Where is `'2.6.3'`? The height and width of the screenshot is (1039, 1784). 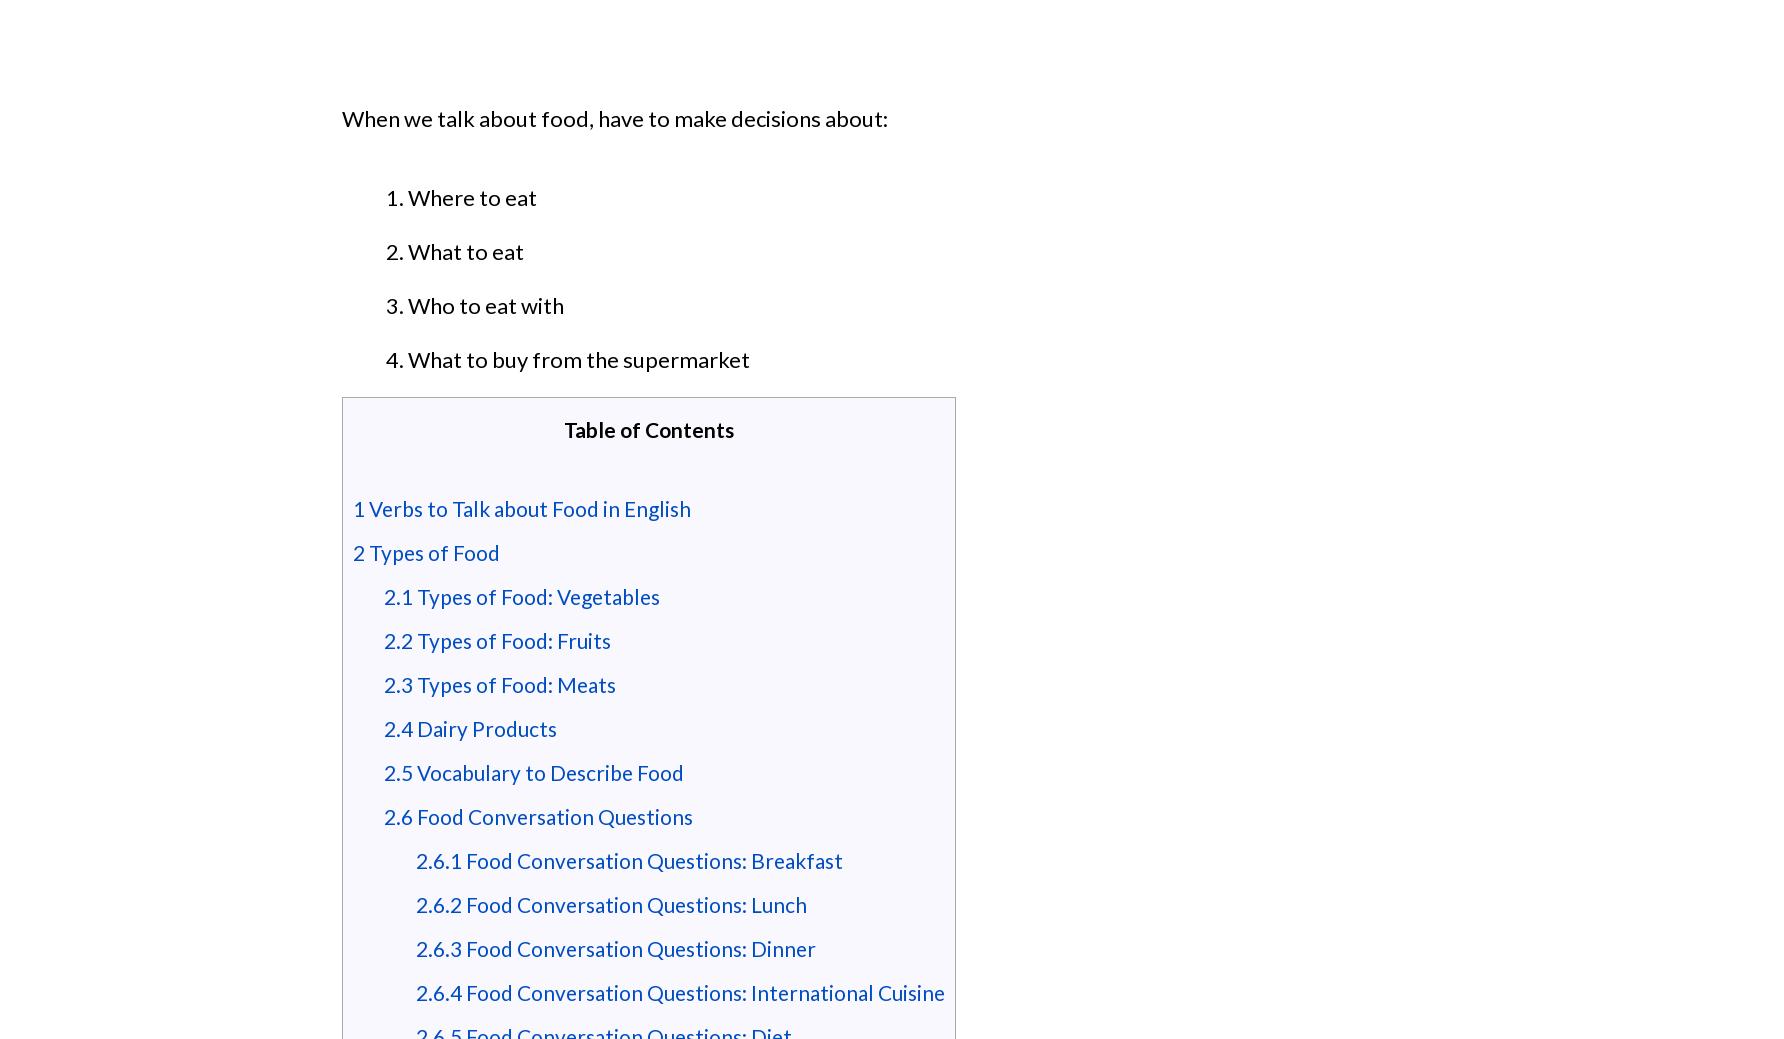 '2.6.3' is located at coordinates (436, 948).